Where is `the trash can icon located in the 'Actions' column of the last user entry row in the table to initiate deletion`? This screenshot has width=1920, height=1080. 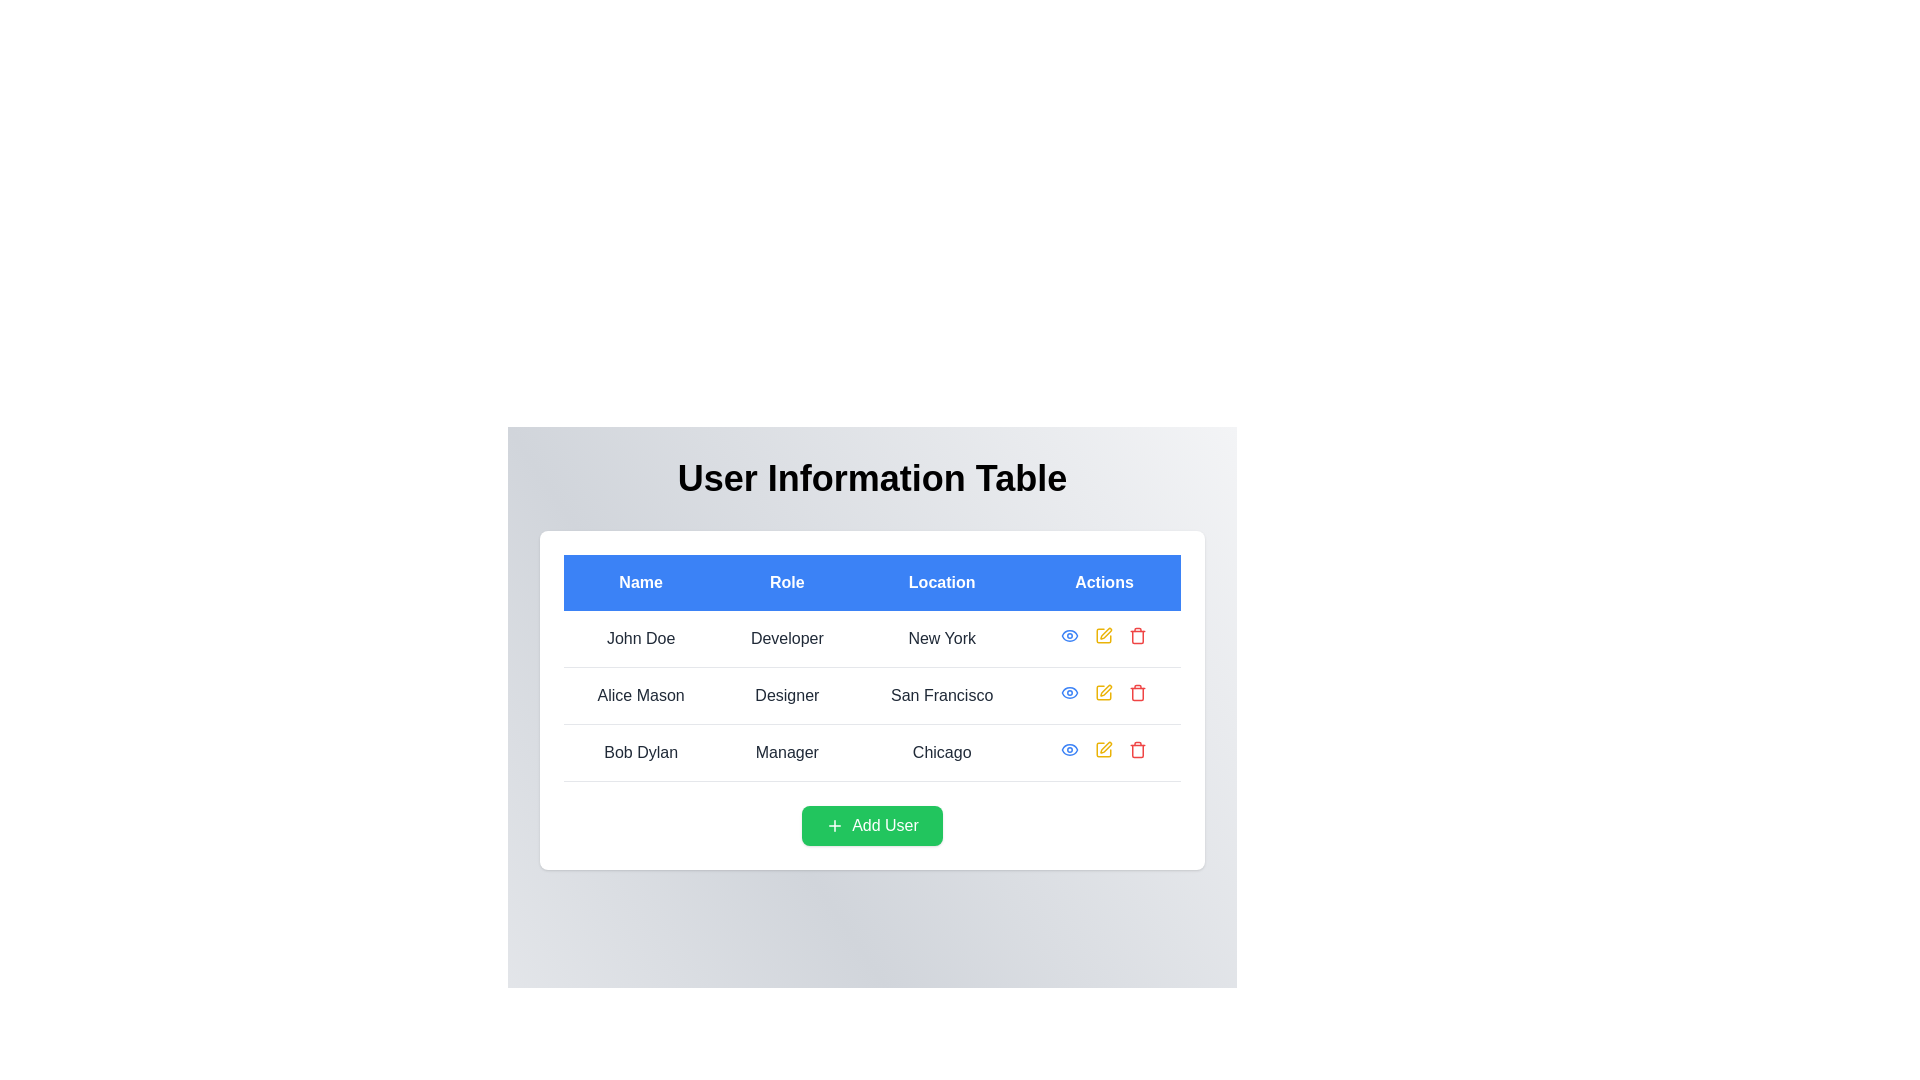 the trash can icon located in the 'Actions' column of the last user entry row in the table to initiate deletion is located at coordinates (1138, 751).